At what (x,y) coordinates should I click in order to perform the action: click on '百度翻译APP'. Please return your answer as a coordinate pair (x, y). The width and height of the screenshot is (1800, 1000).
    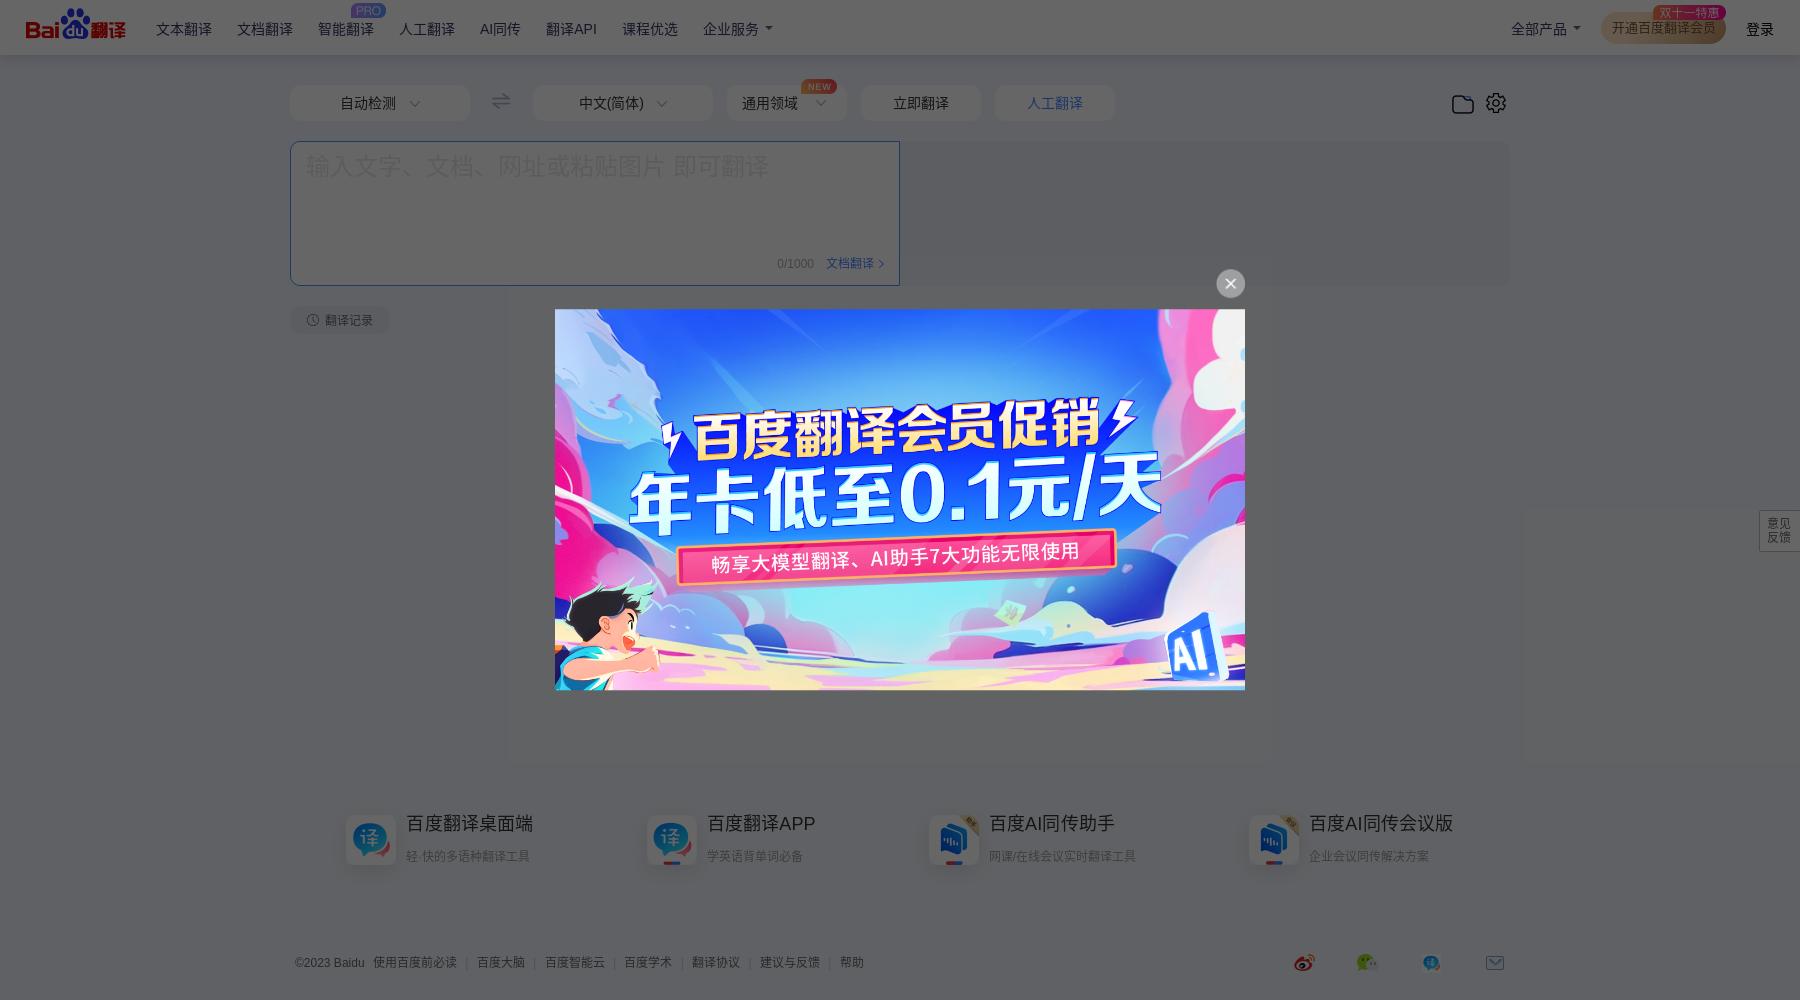
    Looking at the image, I should click on (759, 823).